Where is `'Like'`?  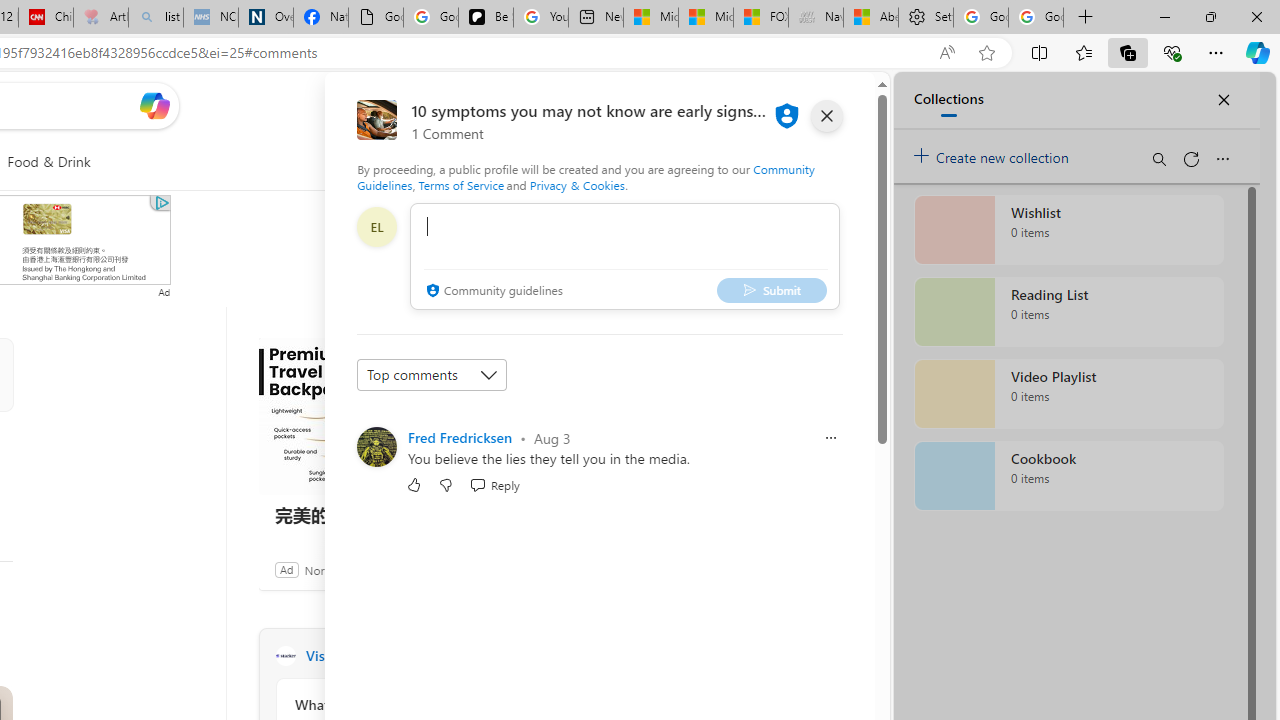
'Like' is located at coordinates (413, 484).